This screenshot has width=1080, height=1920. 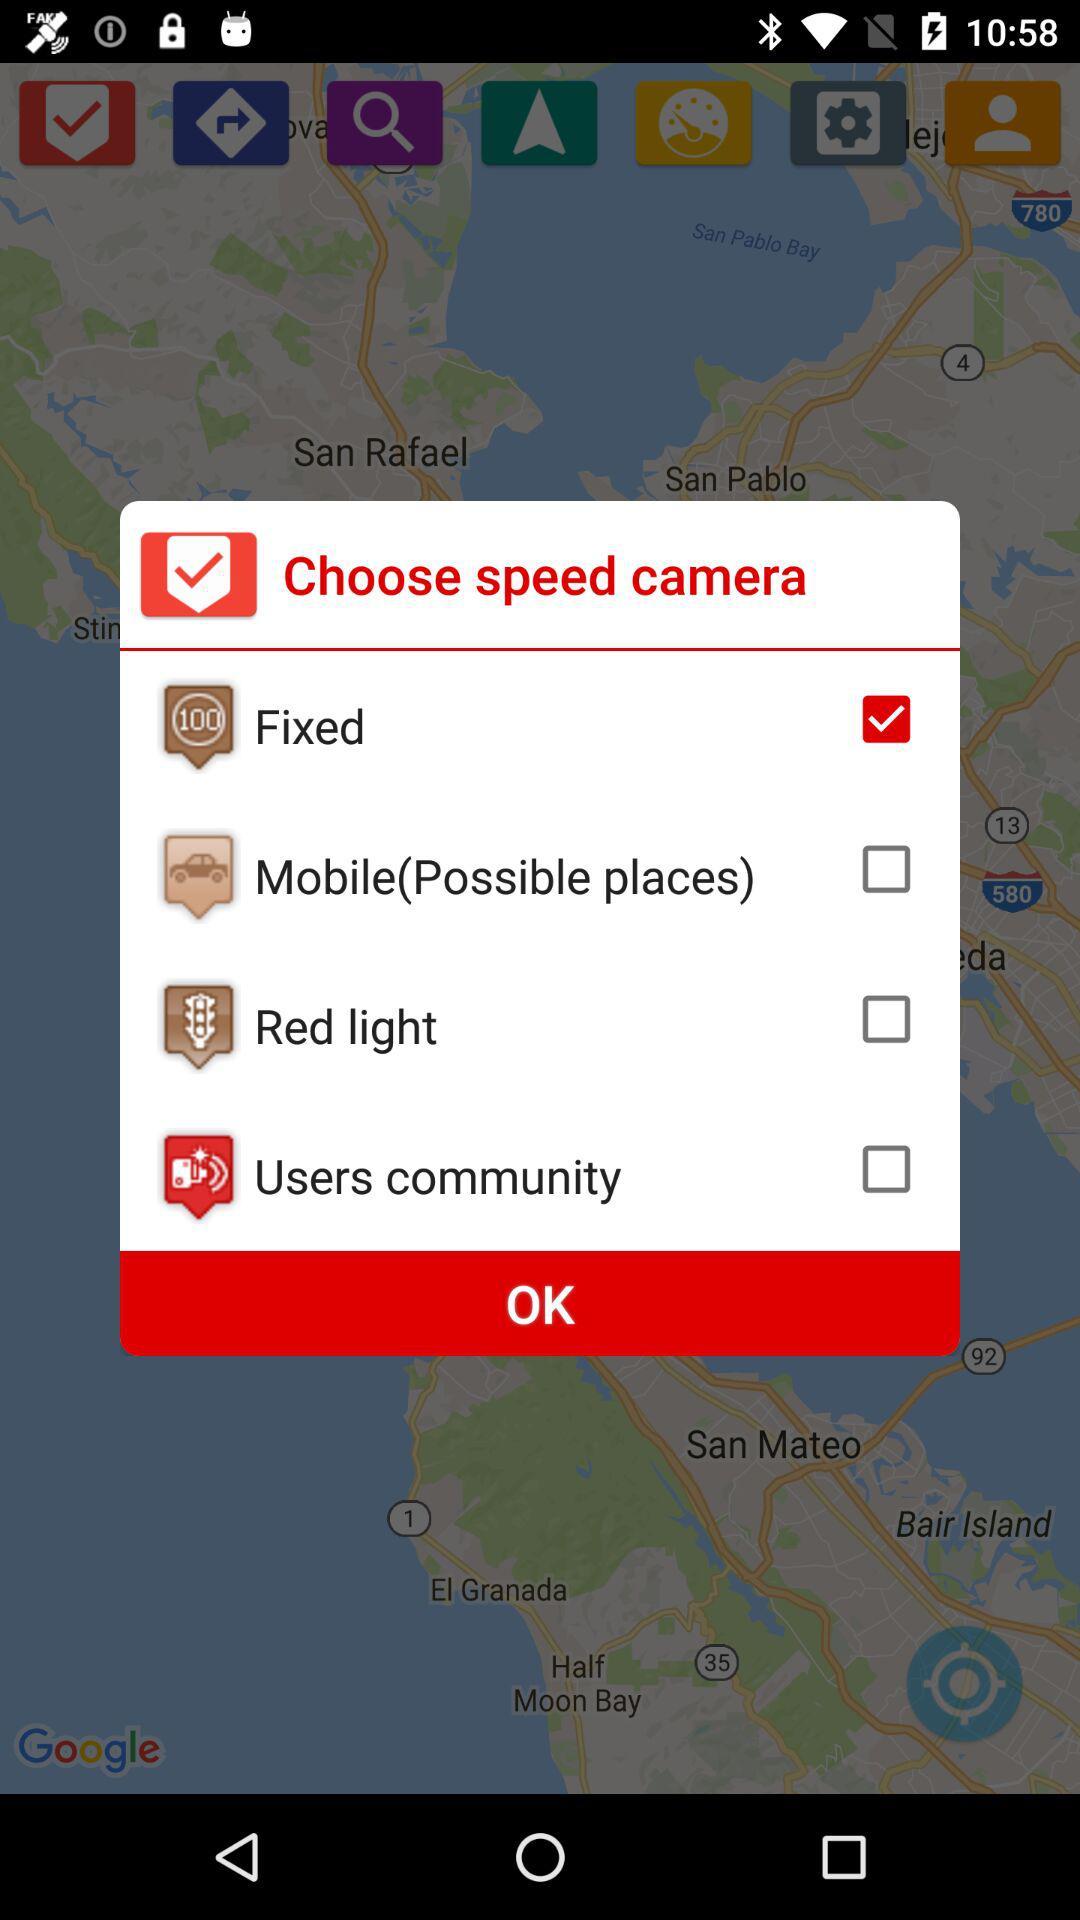 What do you see at coordinates (885, 869) in the screenshot?
I see `click check box` at bounding box center [885, 869].